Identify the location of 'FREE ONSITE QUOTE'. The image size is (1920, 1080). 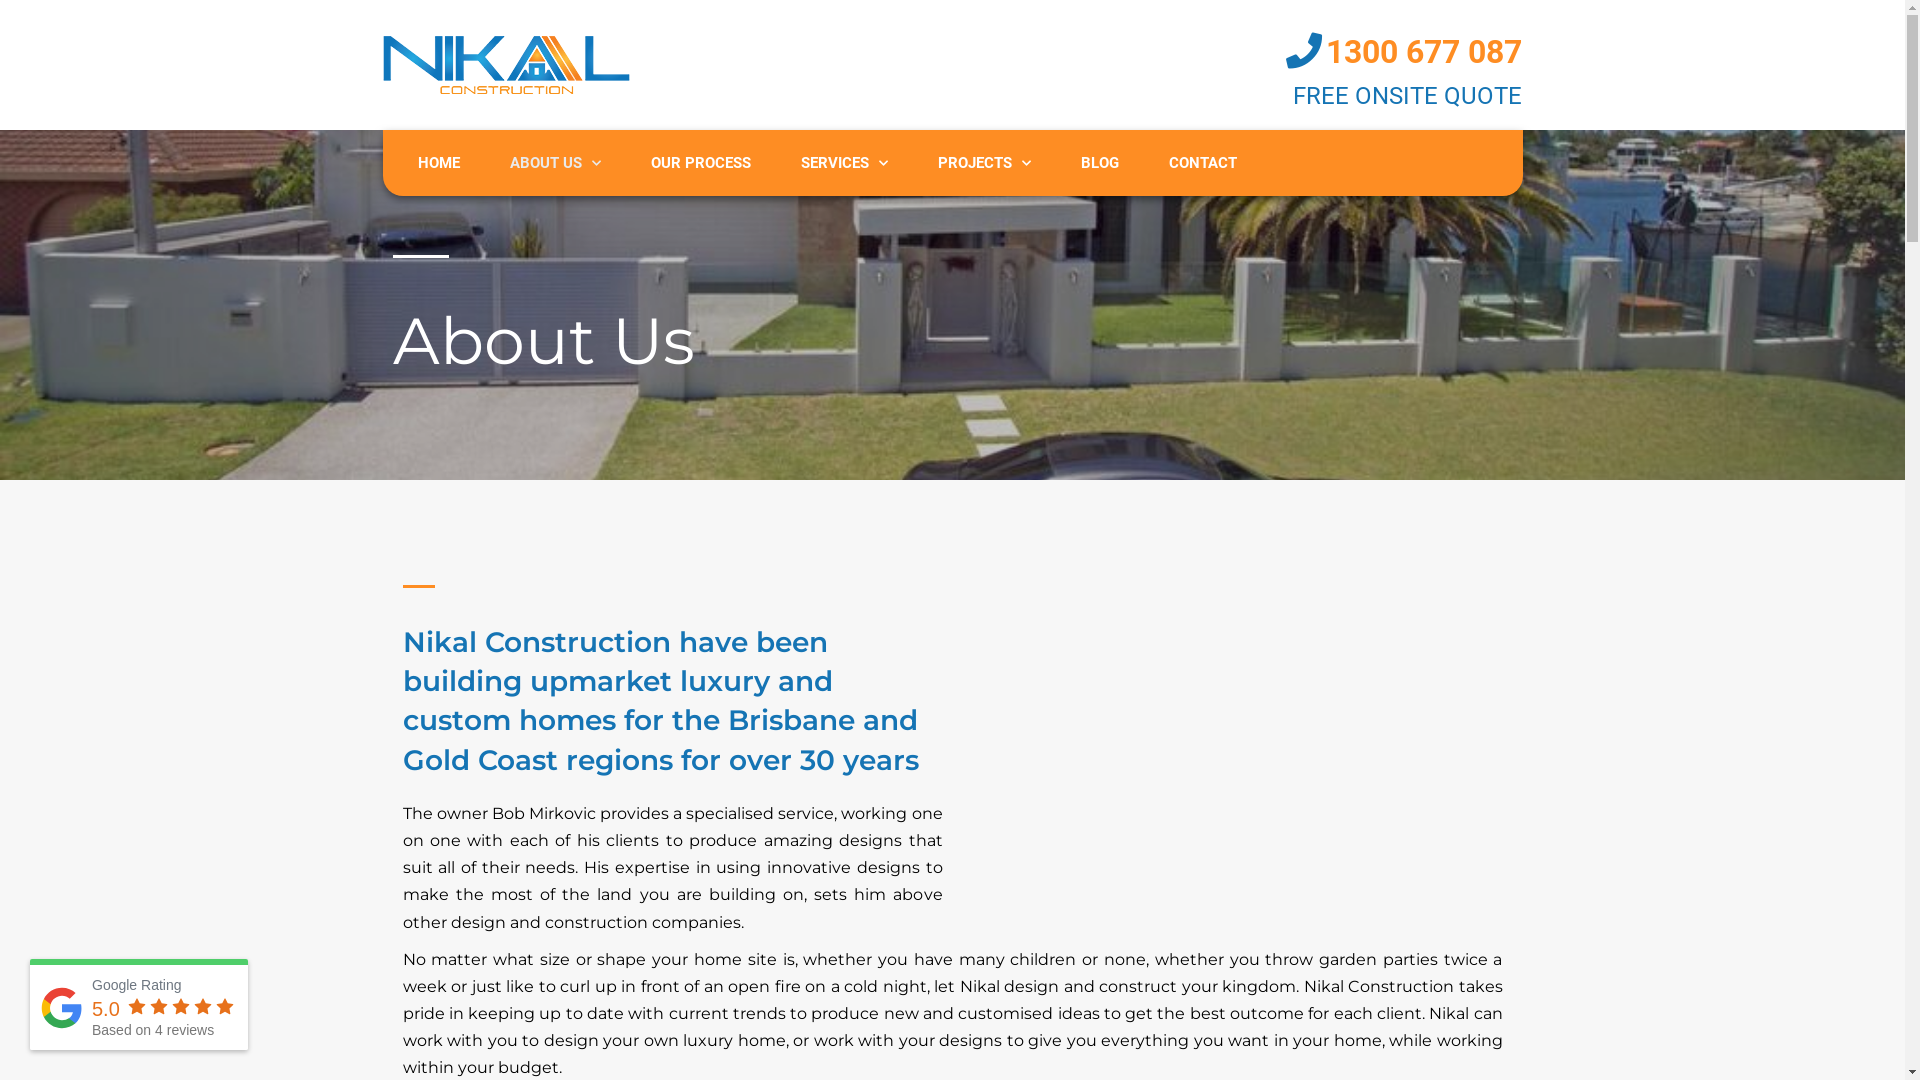
(1406, 96).